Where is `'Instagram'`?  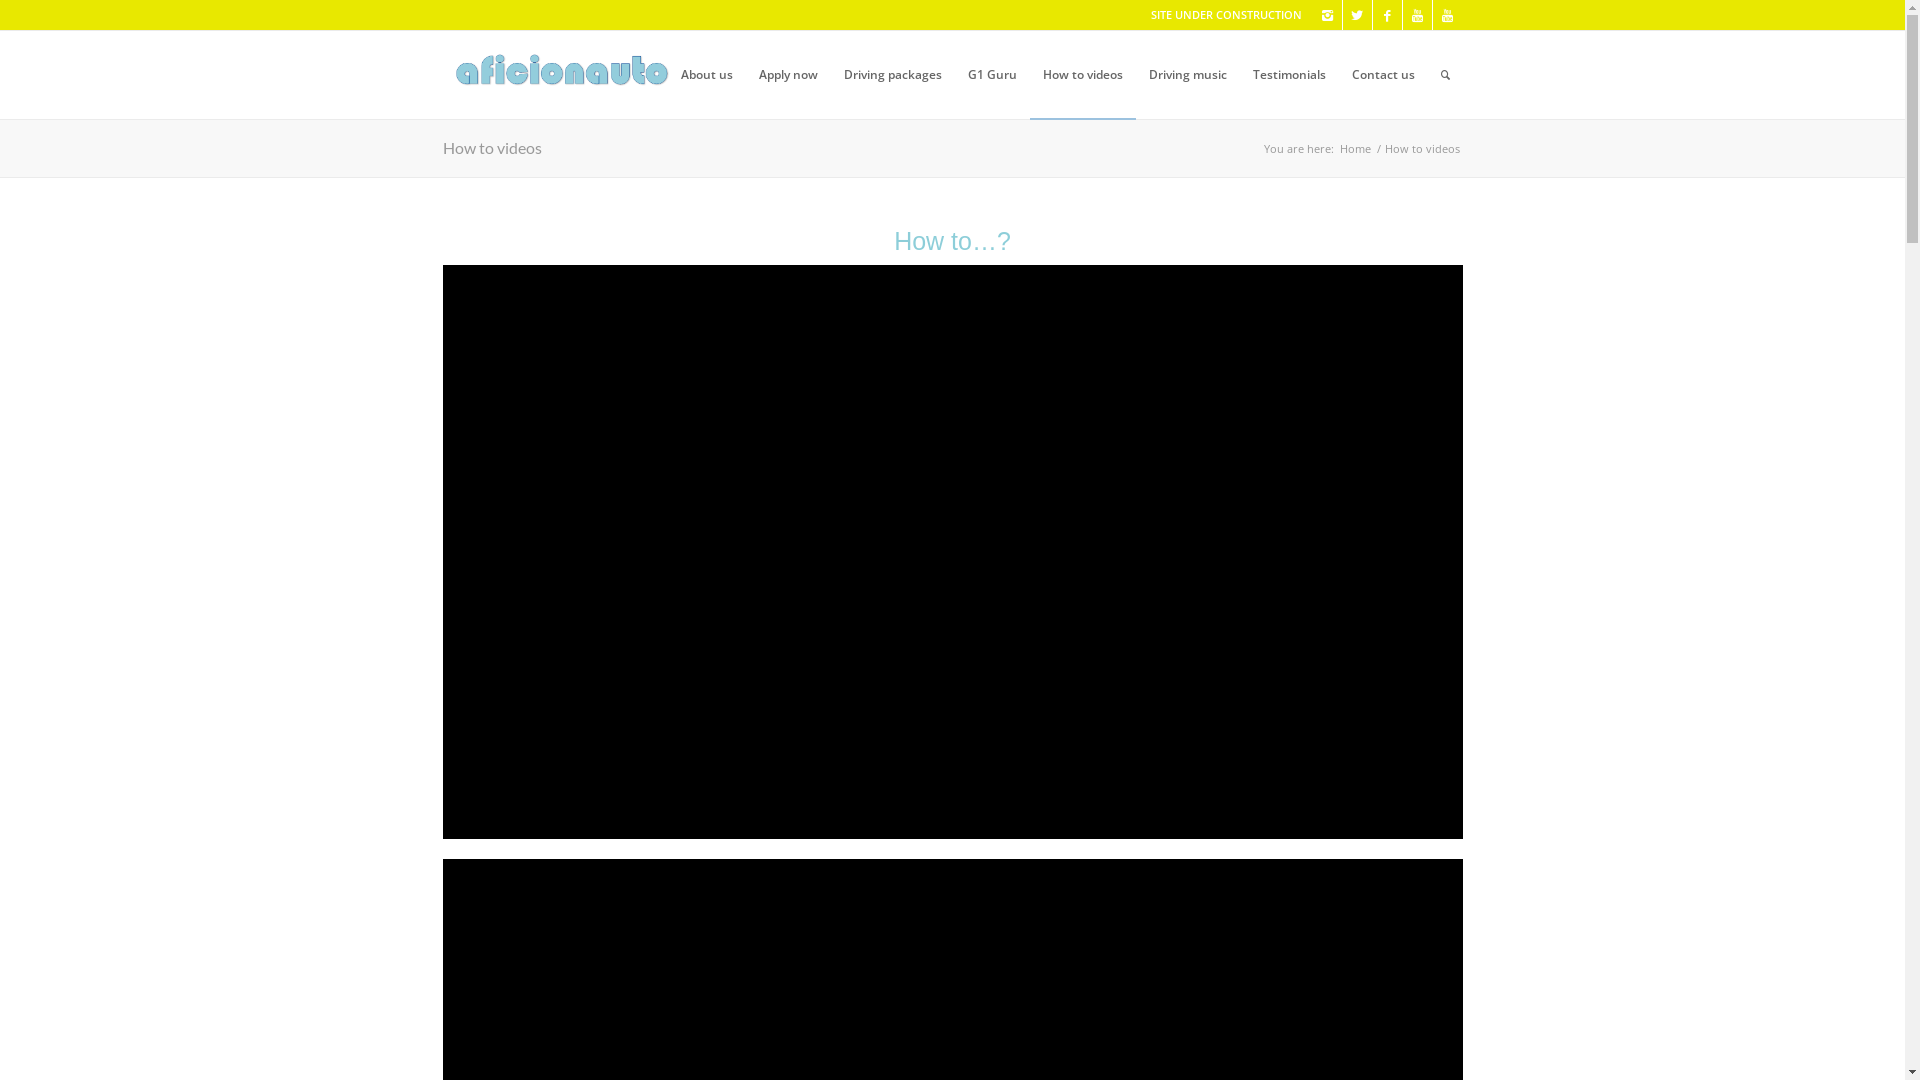
'Instagram' is located at coordinates (1326, 15).